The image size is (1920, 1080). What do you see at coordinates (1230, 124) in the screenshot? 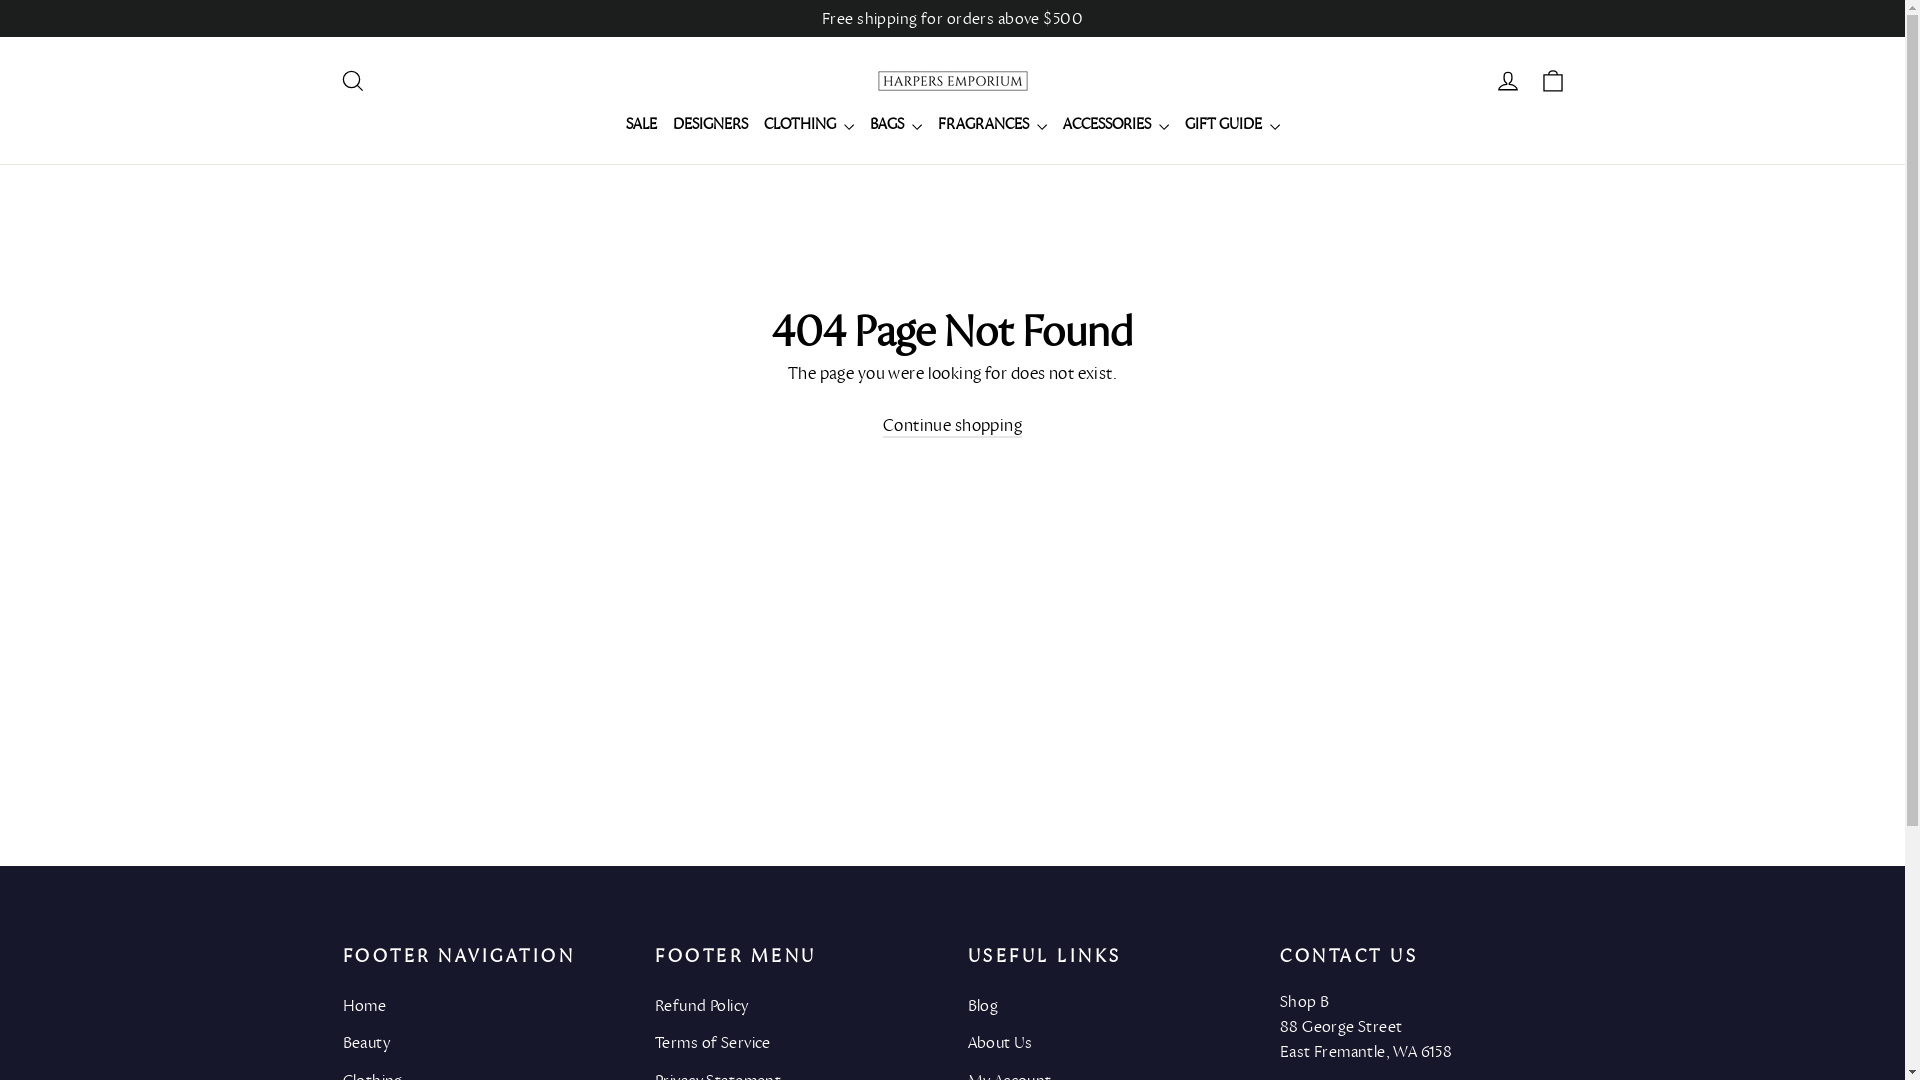
I see `'GIFT GUIDE'` at bounding box center [1230, 124].